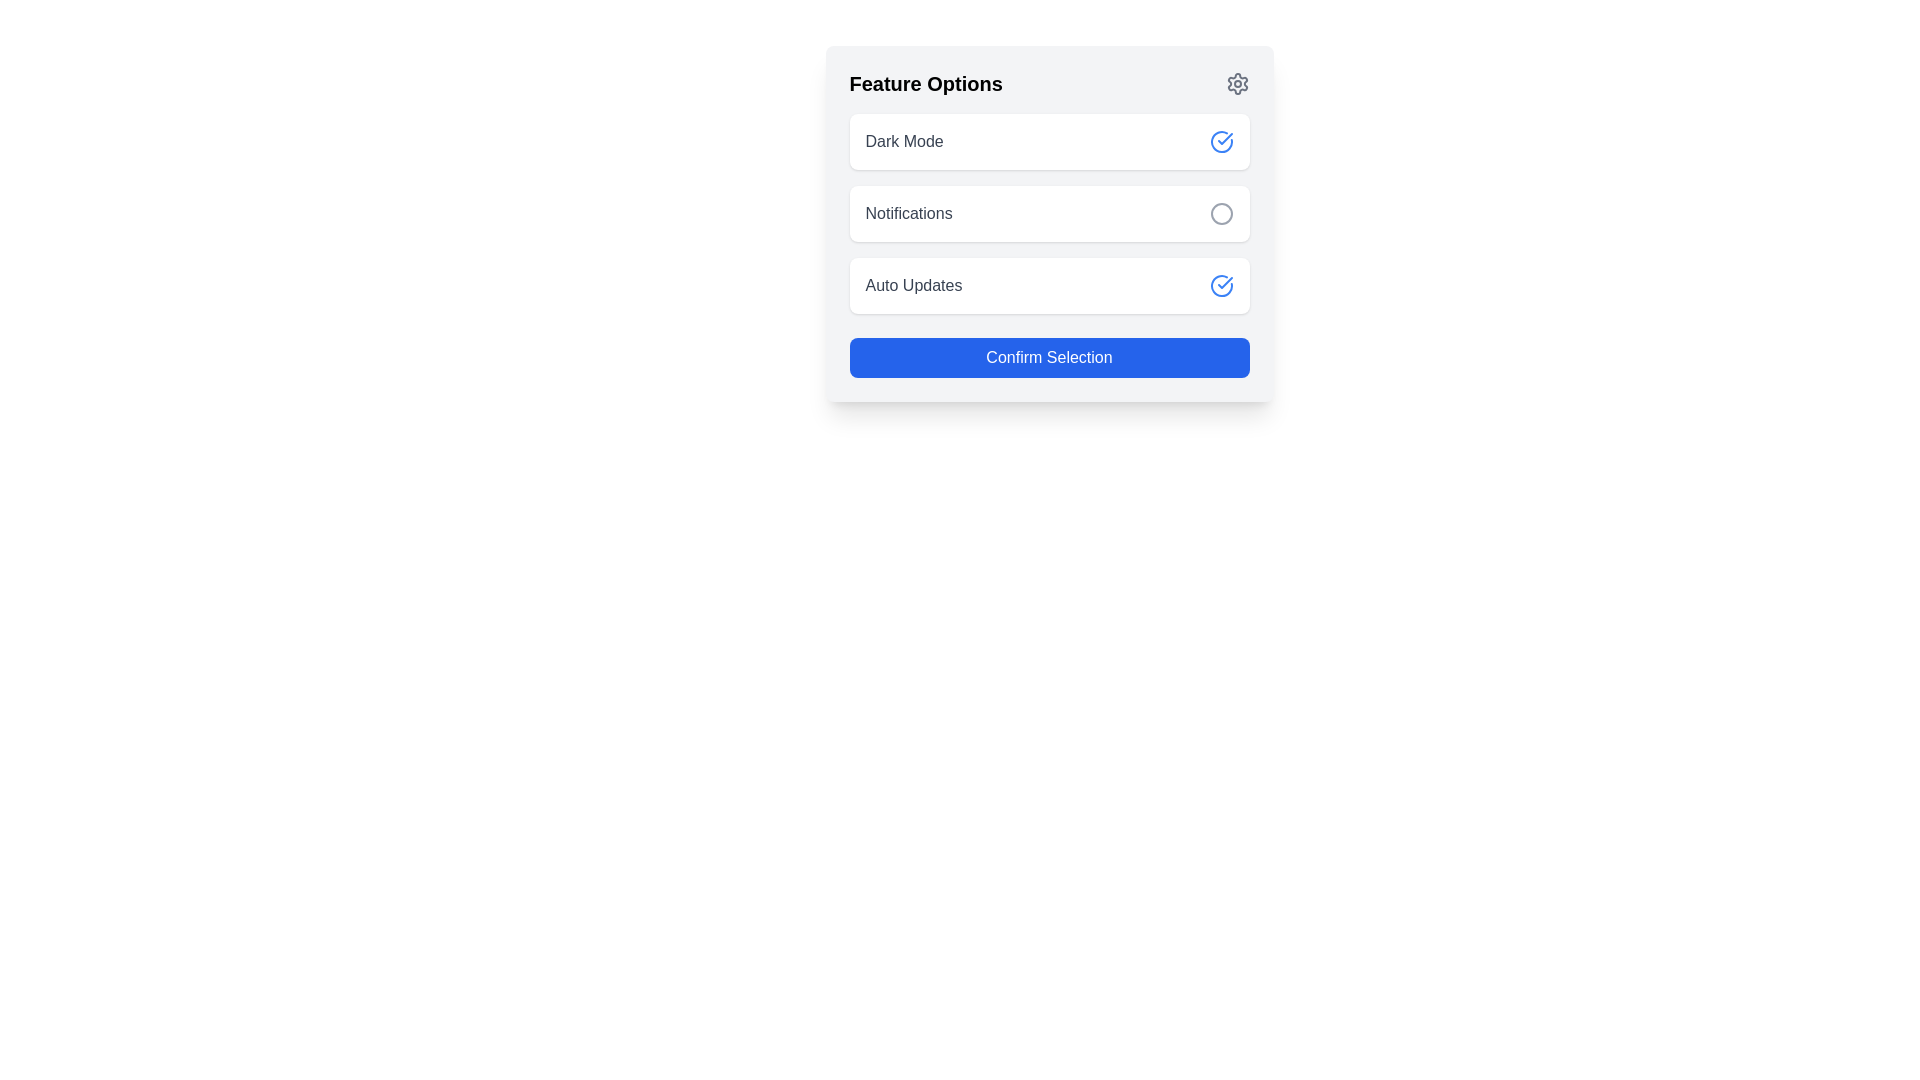  What do you see at coordinates (903, 141) in the screenshot?
I see `the 'Dark Mode' label, which is a textual label styled in medium-sized gray font located in the first option row of the selectable list under 'Feature Options'` at bounding box center [903, 141].